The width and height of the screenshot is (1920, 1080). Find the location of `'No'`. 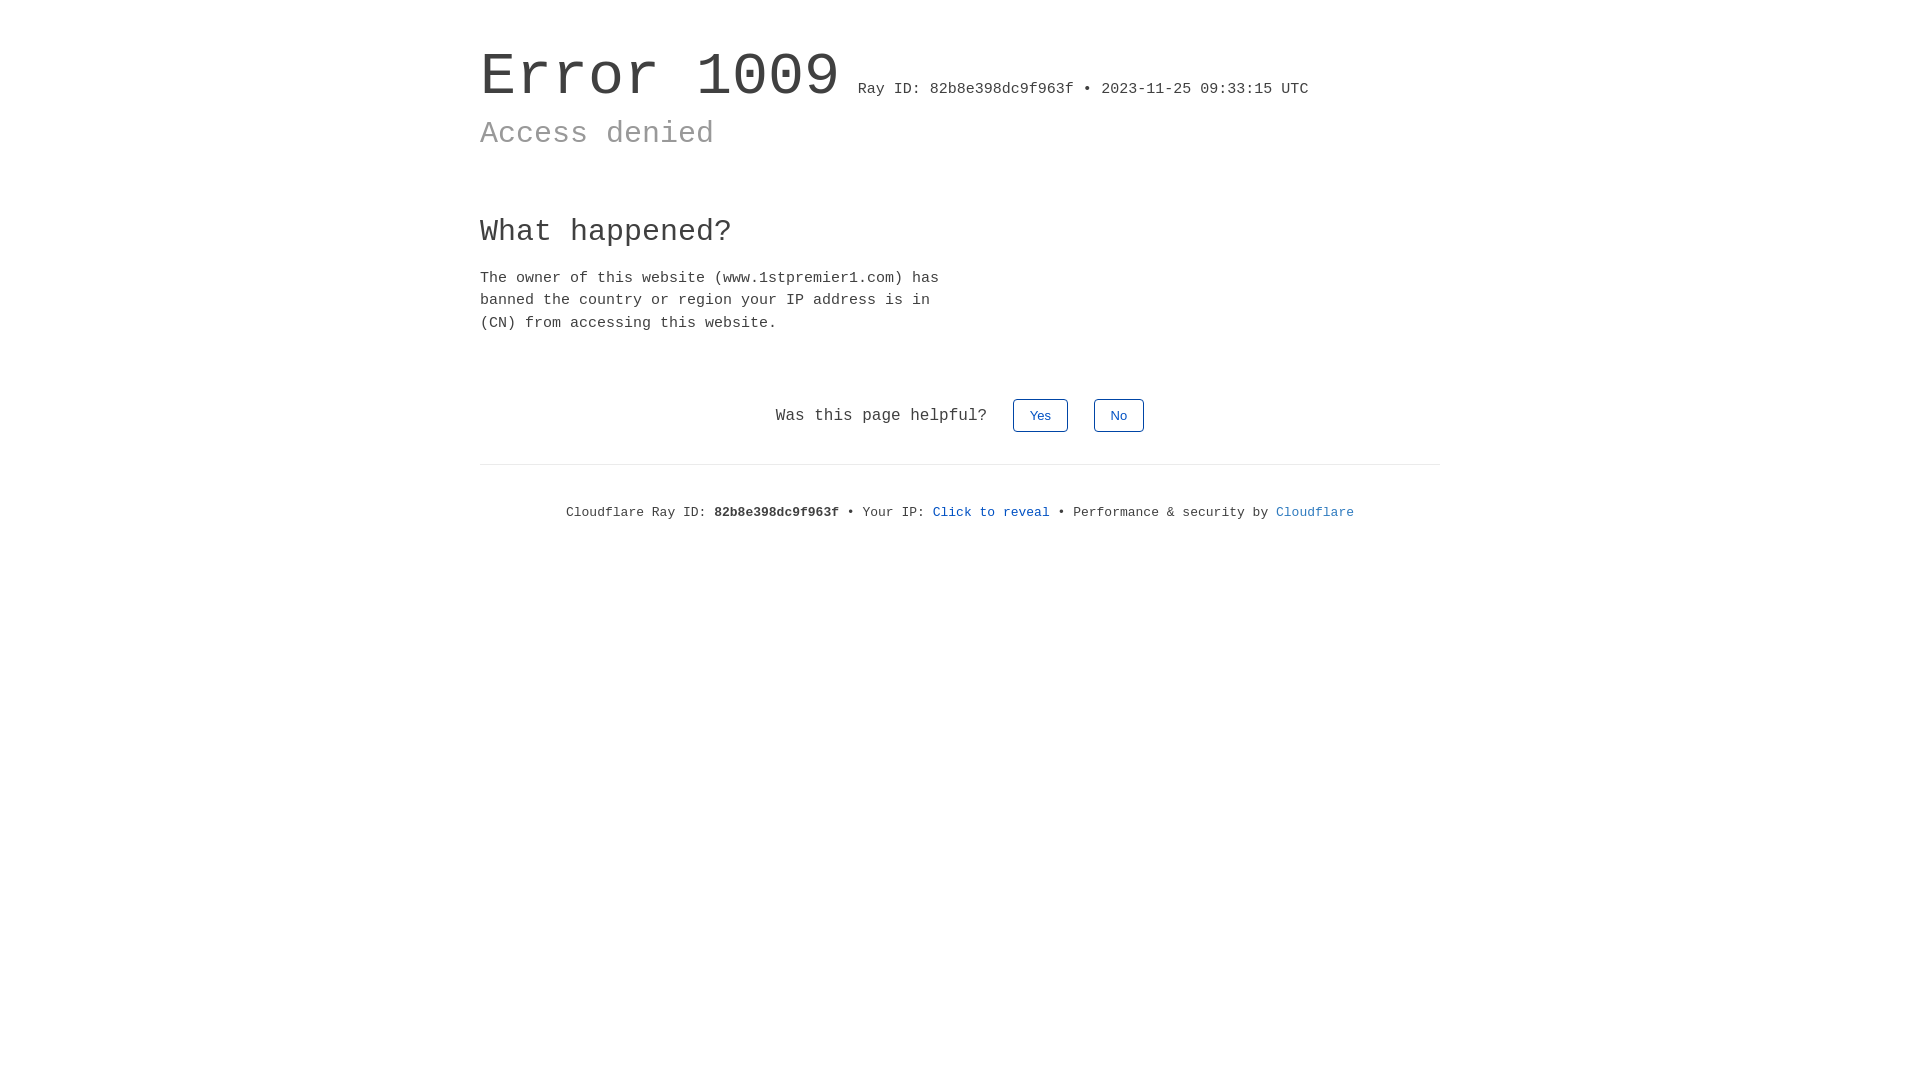

'No' is located at coordinates (1118, 414).